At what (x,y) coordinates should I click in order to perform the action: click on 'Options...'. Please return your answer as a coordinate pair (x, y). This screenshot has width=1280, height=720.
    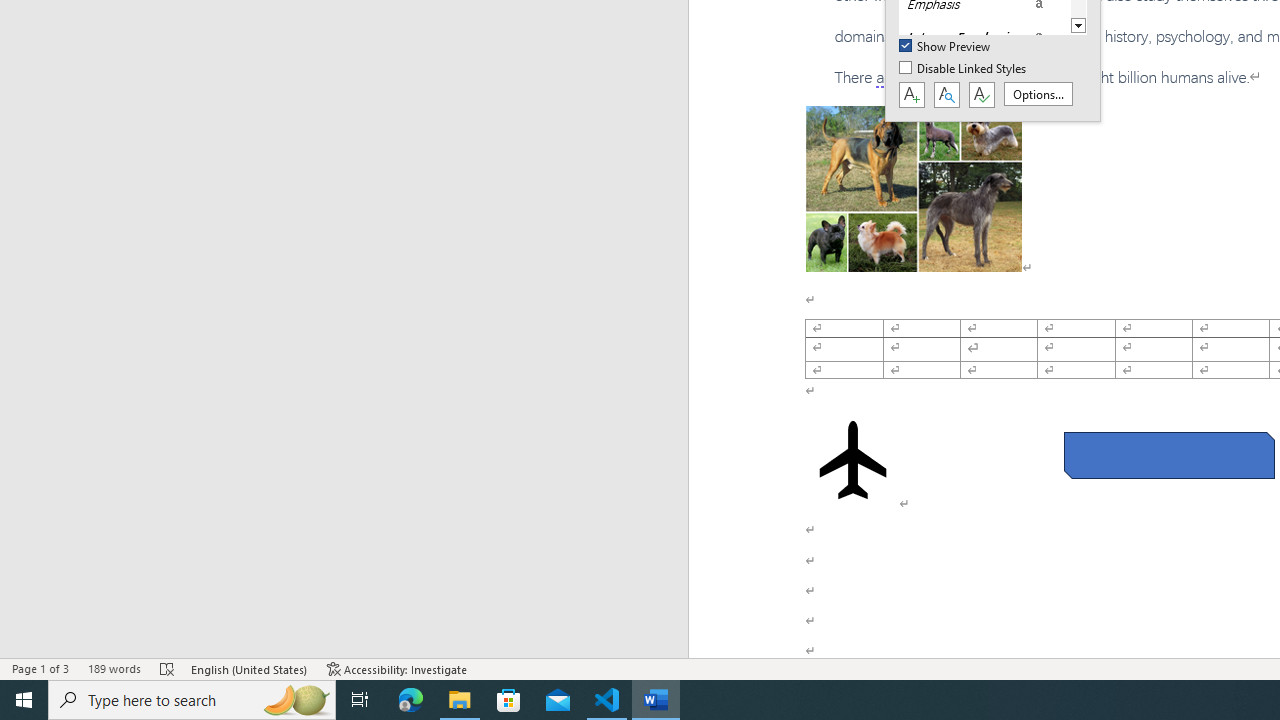
    Looking at the image, I should click on (1038, 93).